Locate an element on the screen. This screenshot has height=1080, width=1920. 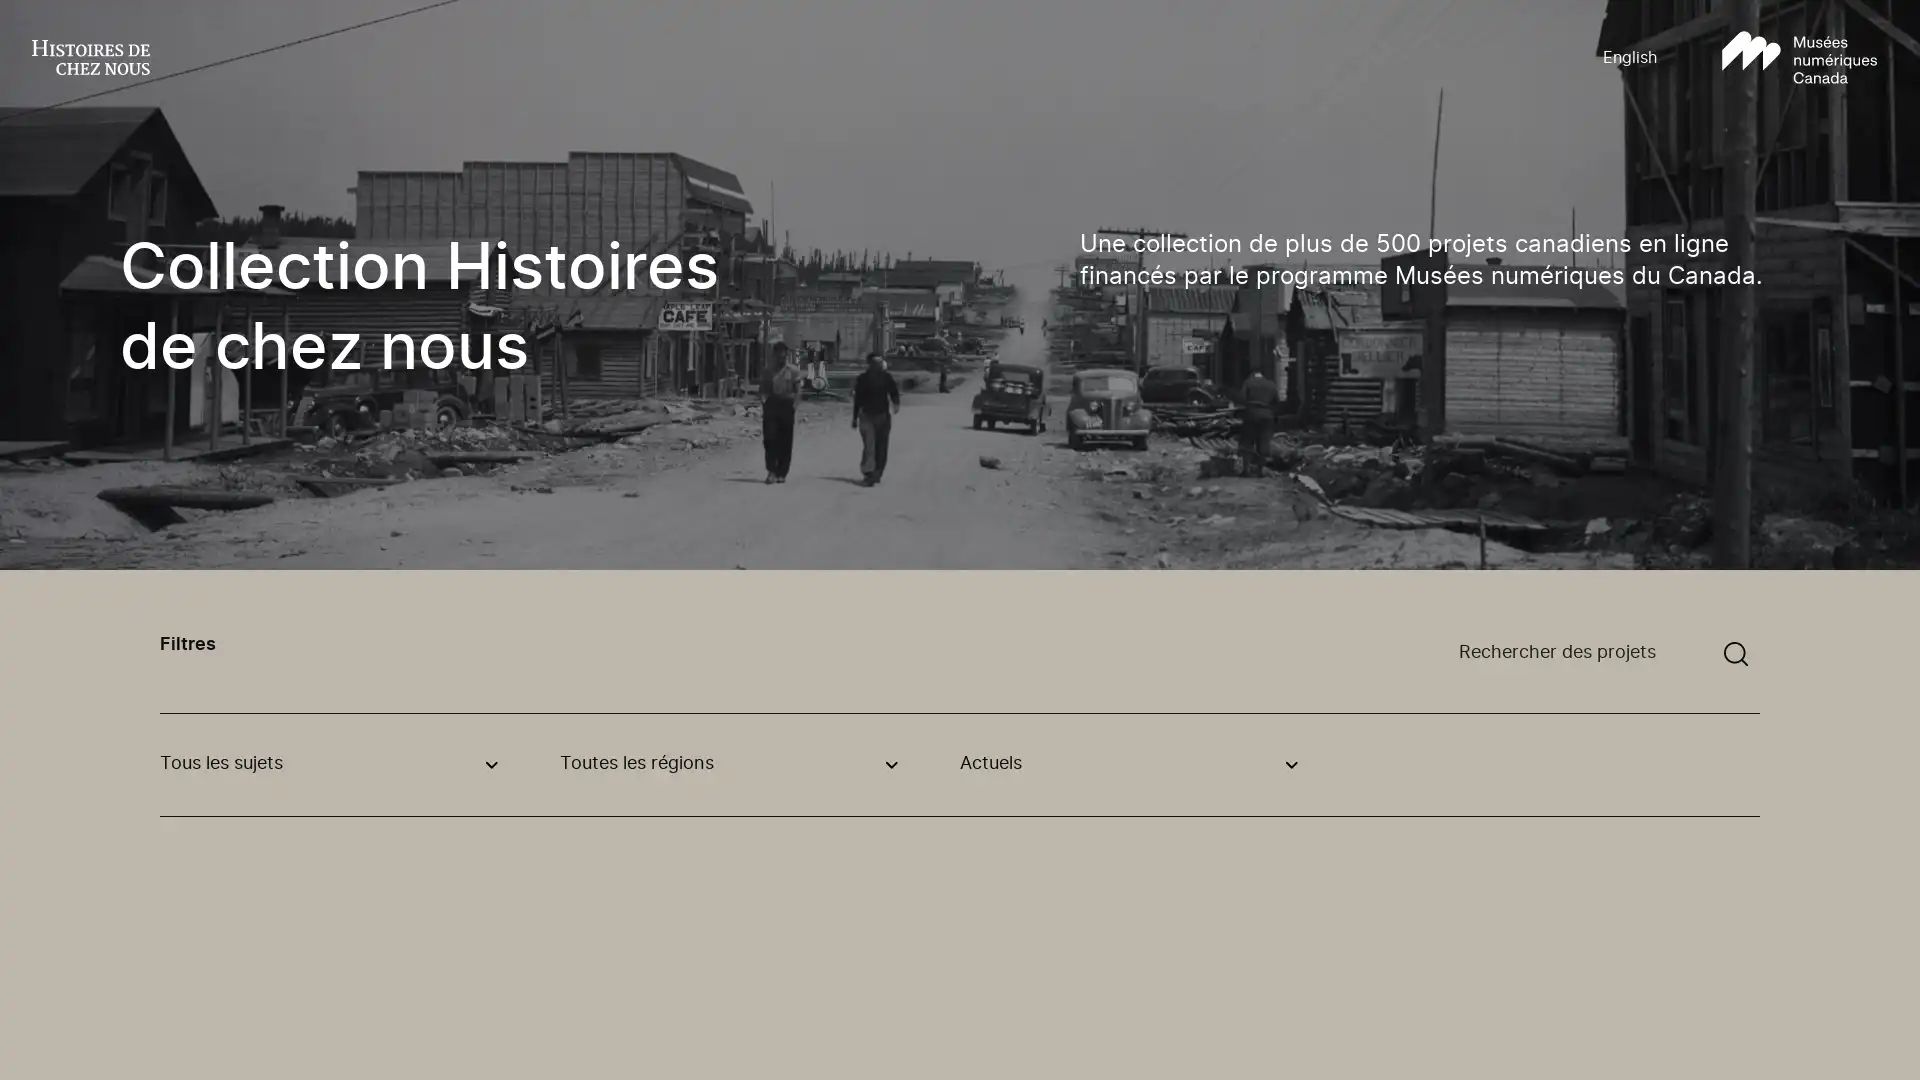
Soumettre is located at coordinates (1735, 654).